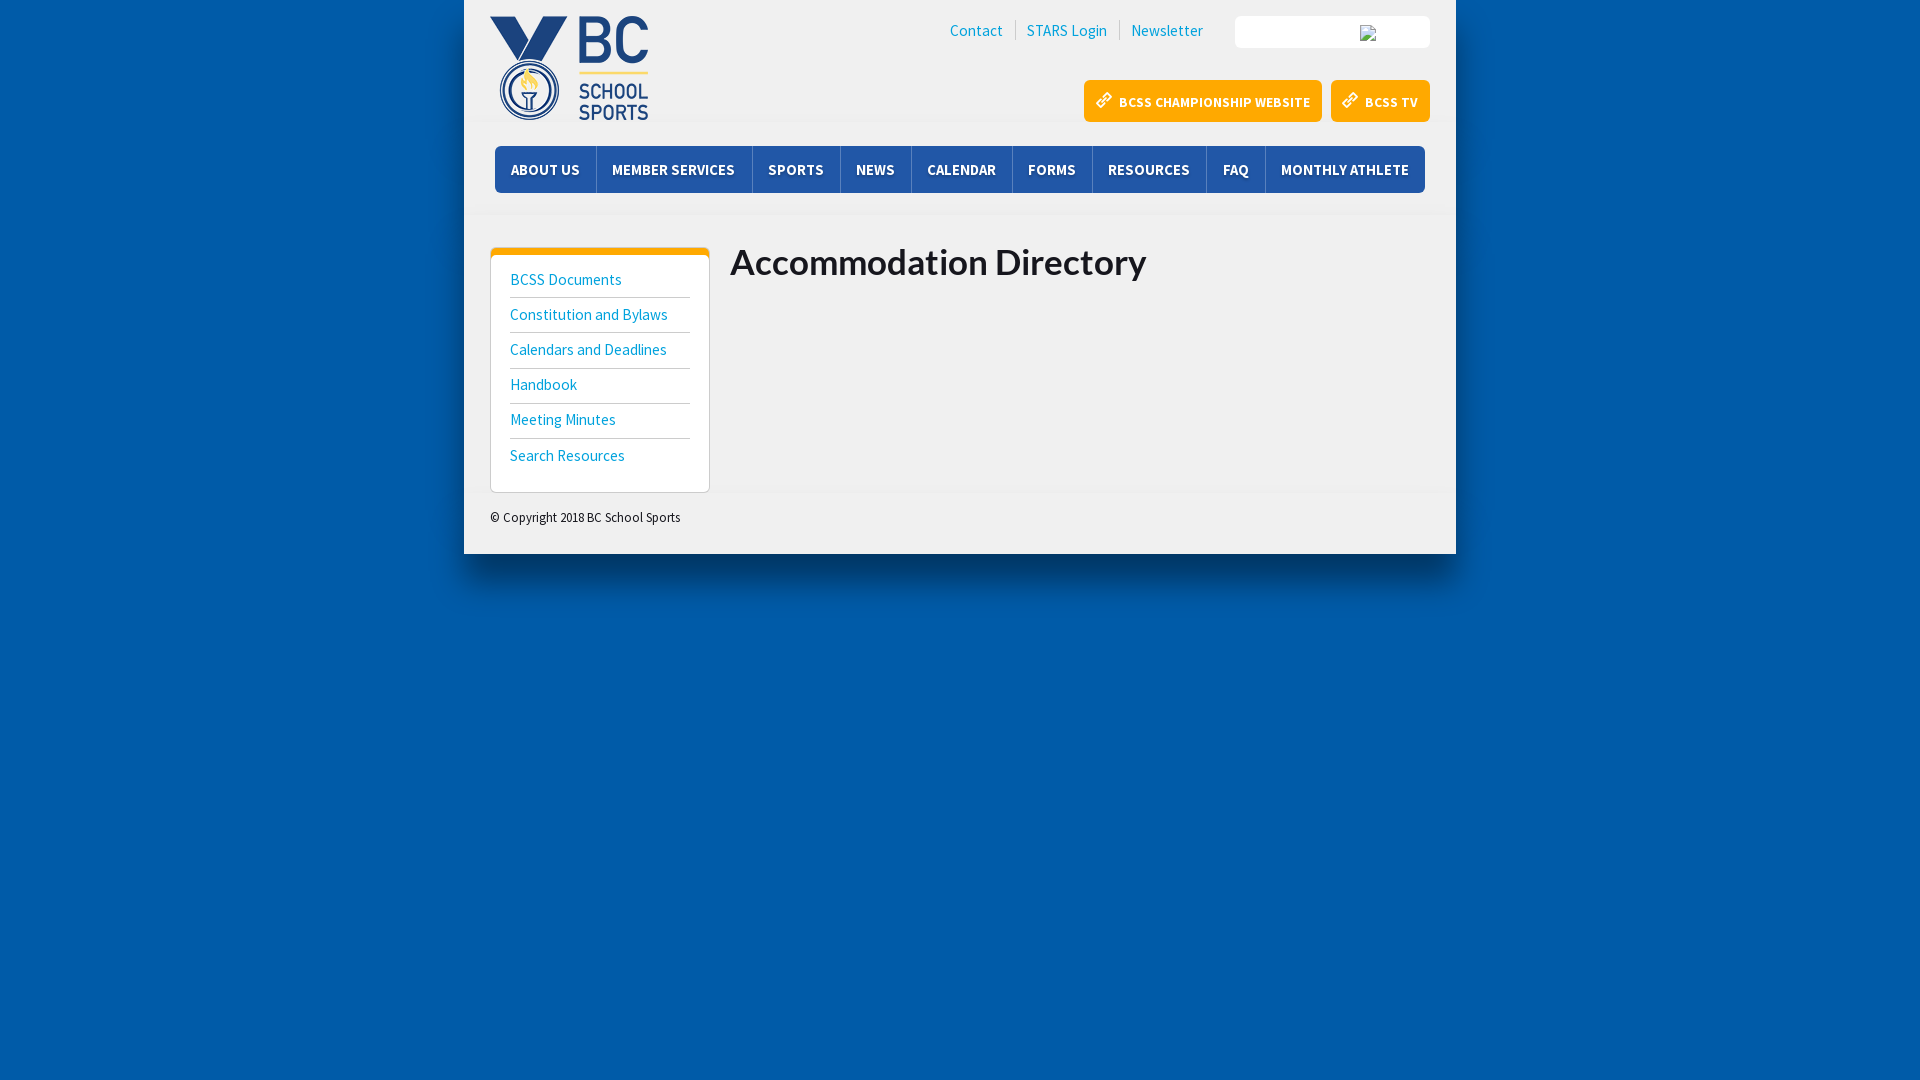 Image resolution: width=1920 pixels, height=1080 pixels. I want to click on 'BCSS CHAMPIONSHIP WEBSITE', so click(1201, 100).